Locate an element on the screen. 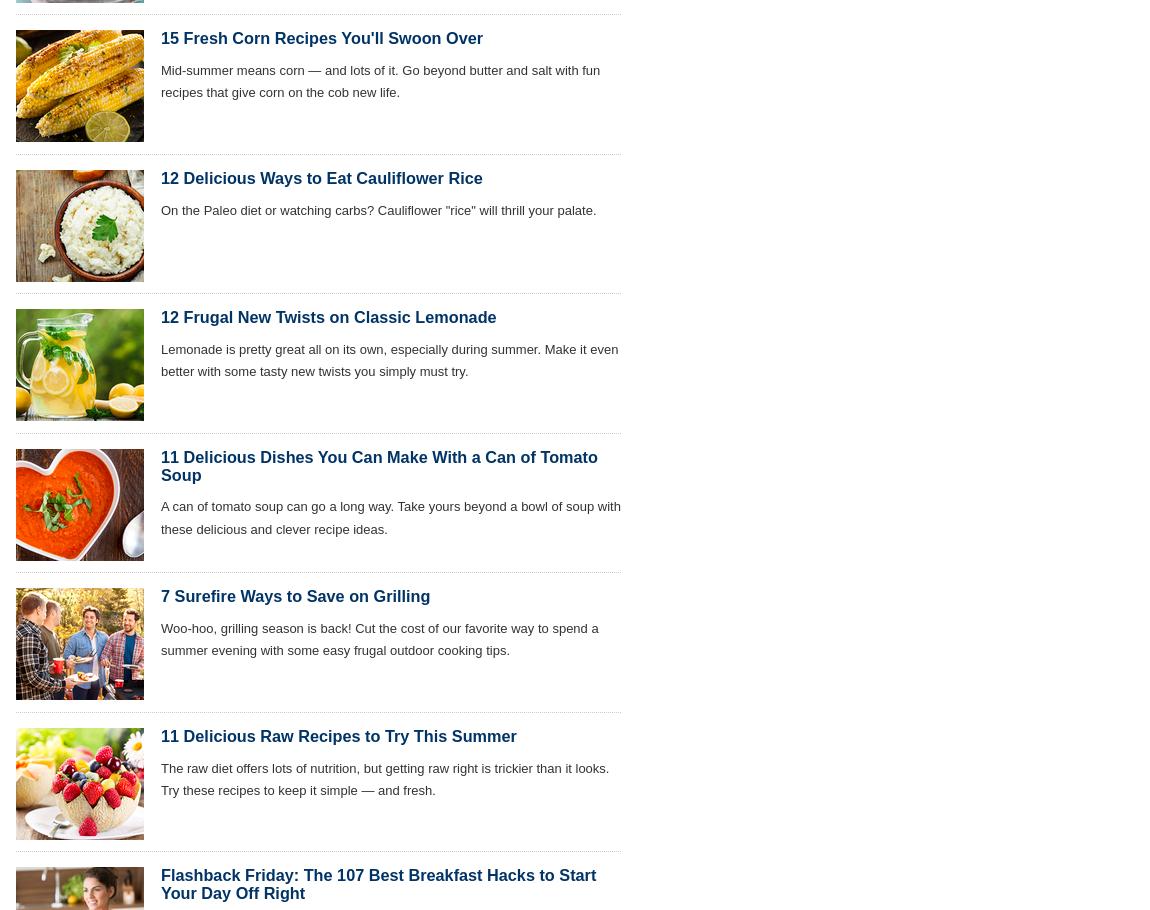 This screenshot has width=1150, height=910. '7 Surefire Ways to Save on Grilling' is located at coordinates (295, 594).